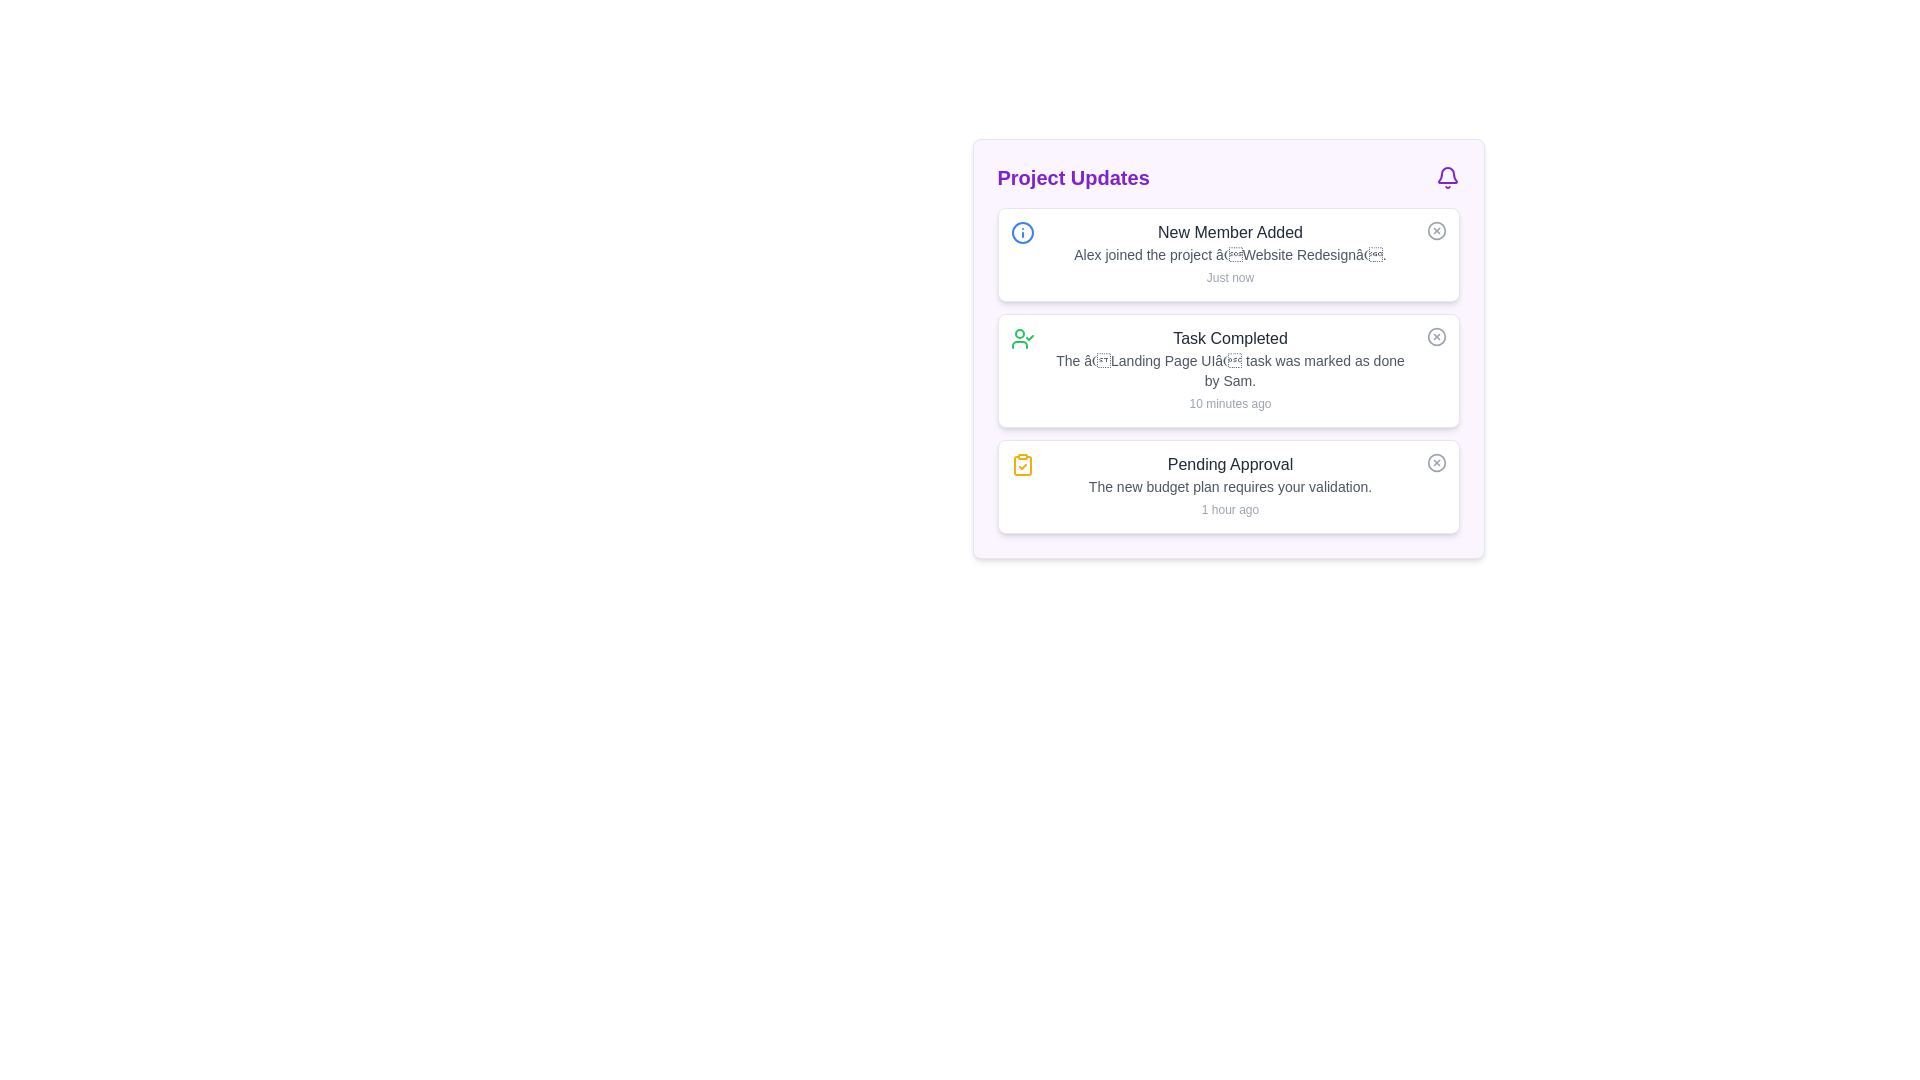  I want to click on the title label that summarizes the notification about a new member being added to a project, located at the top of the notification card in the 'Project Updates' section, so click(1229, 231).